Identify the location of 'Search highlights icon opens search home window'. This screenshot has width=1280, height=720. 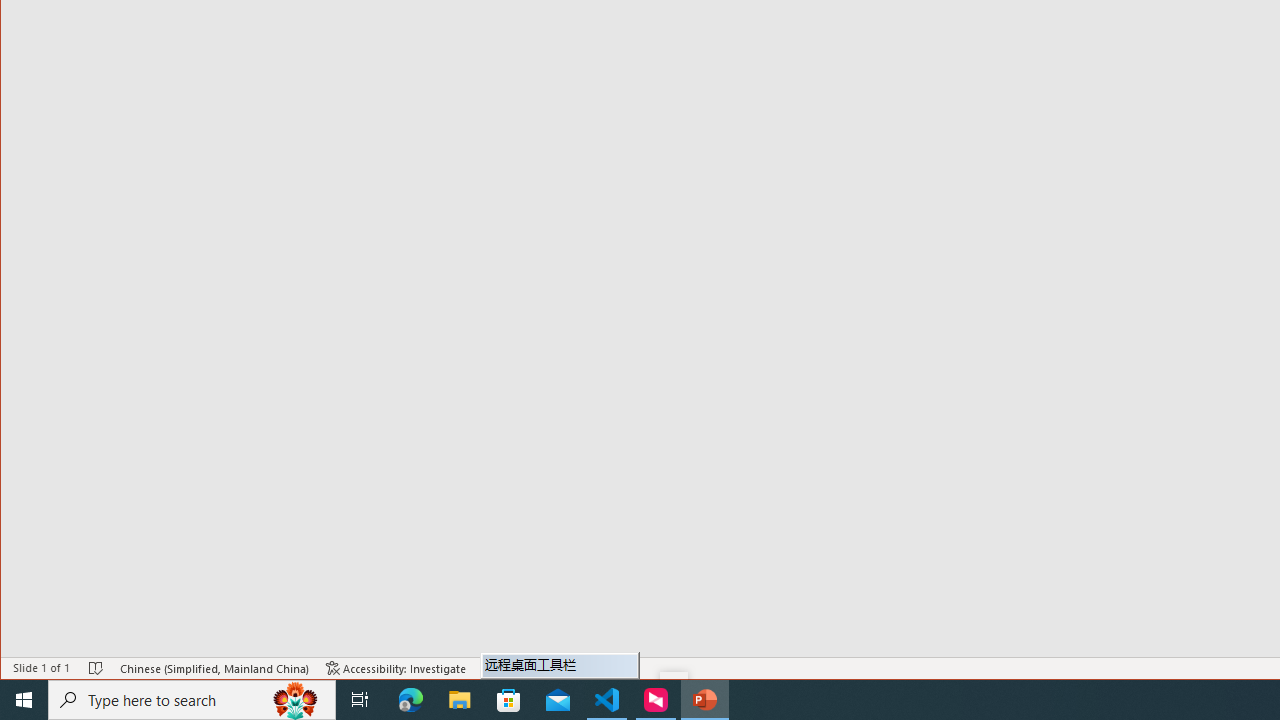
(294, 698).